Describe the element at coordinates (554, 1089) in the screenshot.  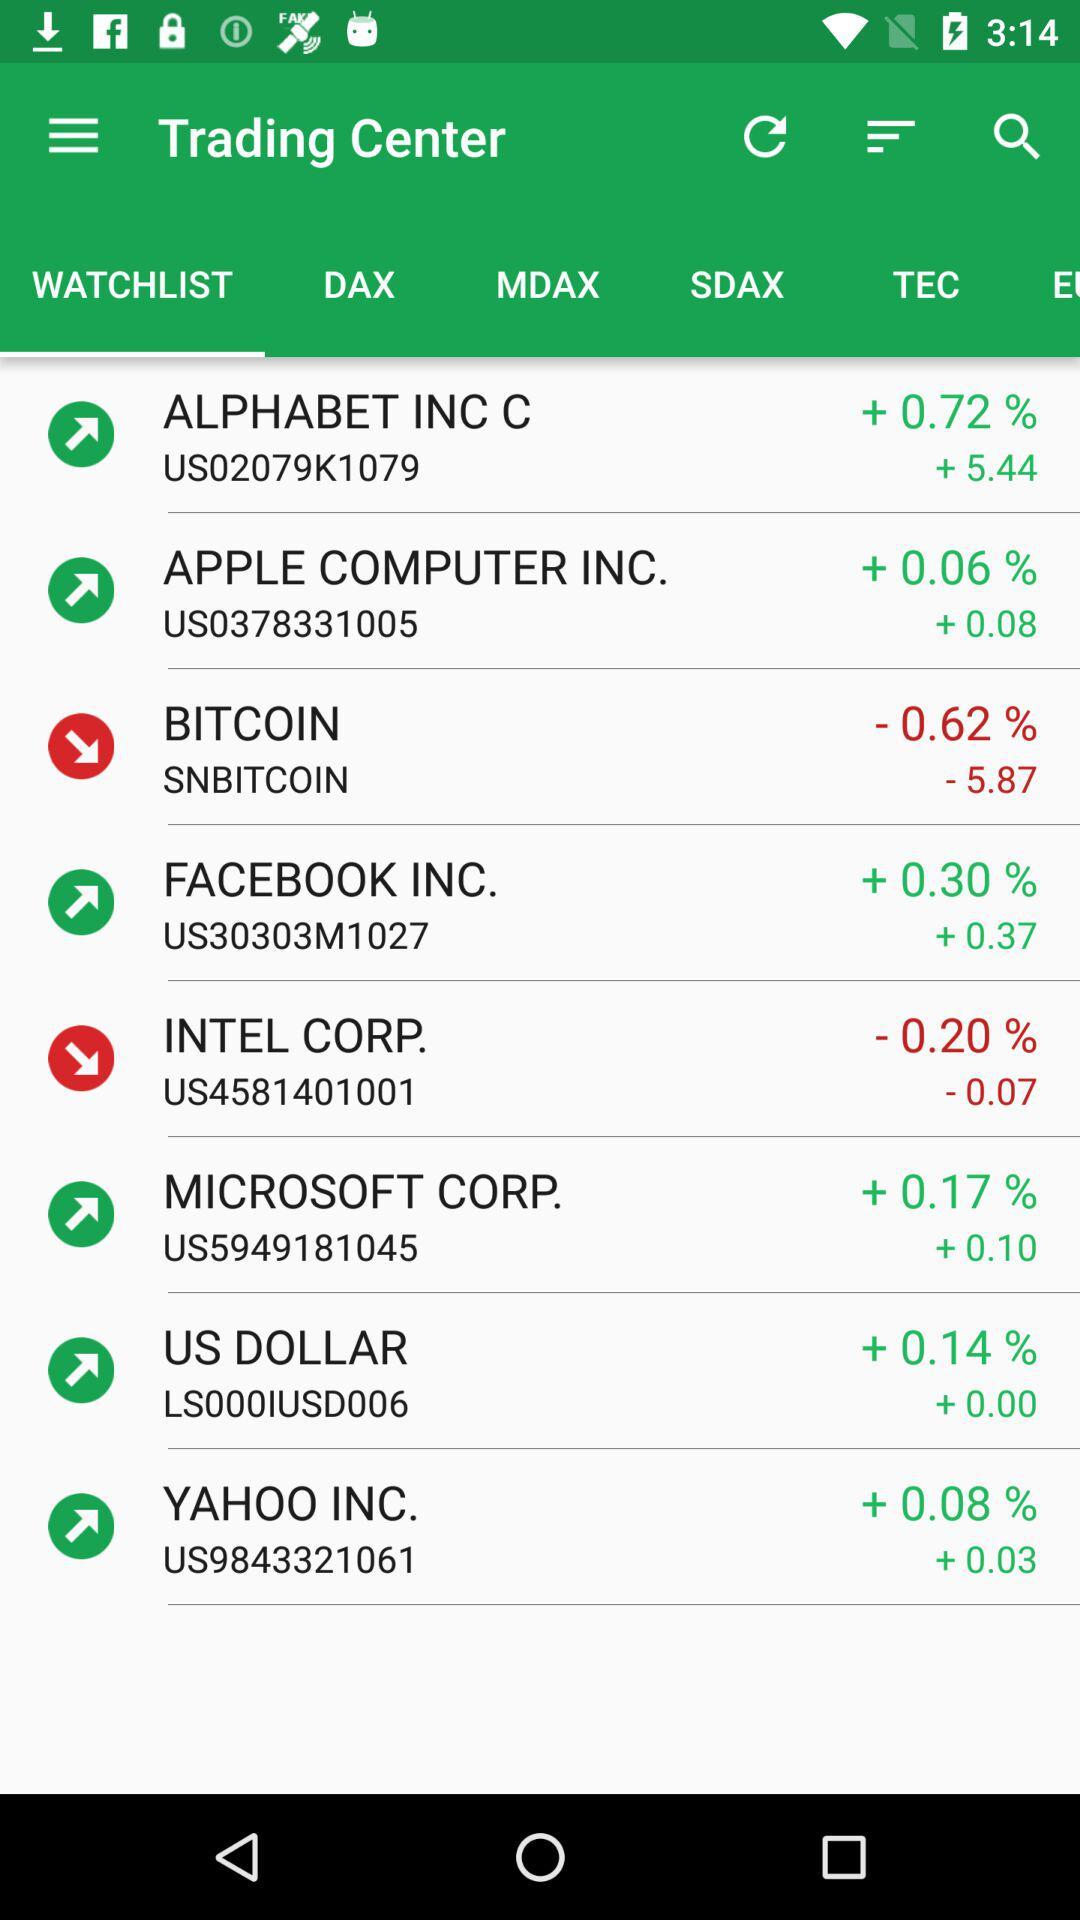
I see `icon below intel corp. icon` at that location.